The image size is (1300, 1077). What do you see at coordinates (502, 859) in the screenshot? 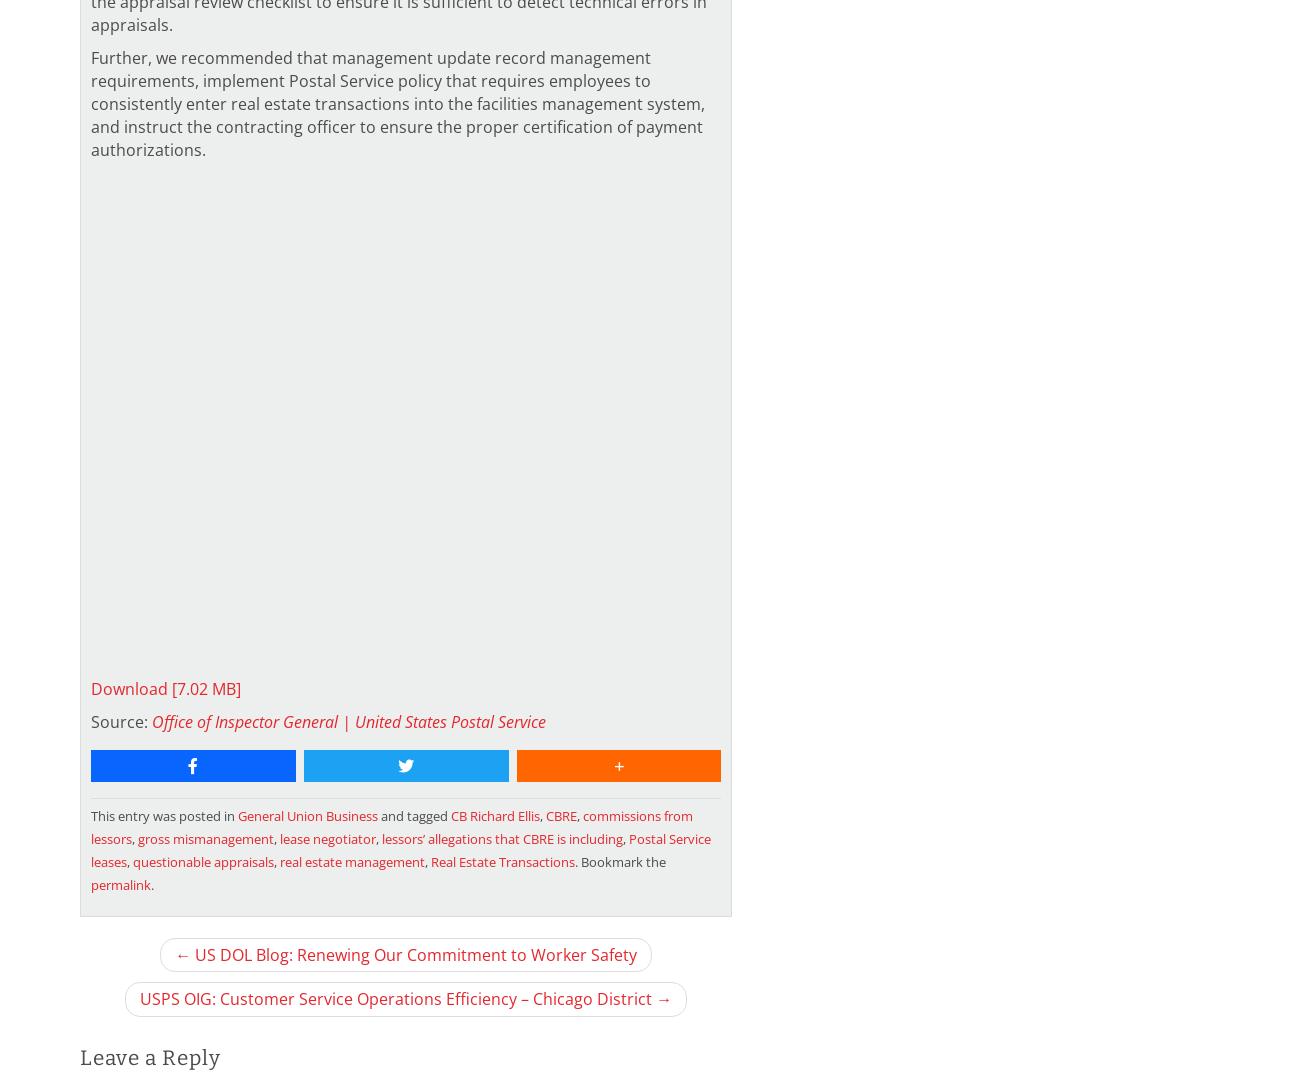
I see `'Real Estate Transactions'` at bounding box center [502, 859].